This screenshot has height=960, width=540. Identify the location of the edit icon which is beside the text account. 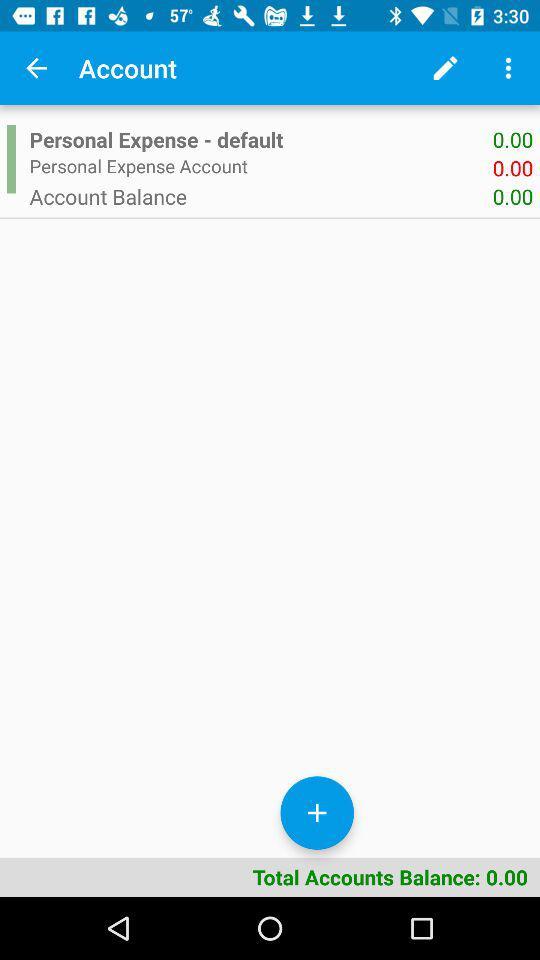
(445, 68).